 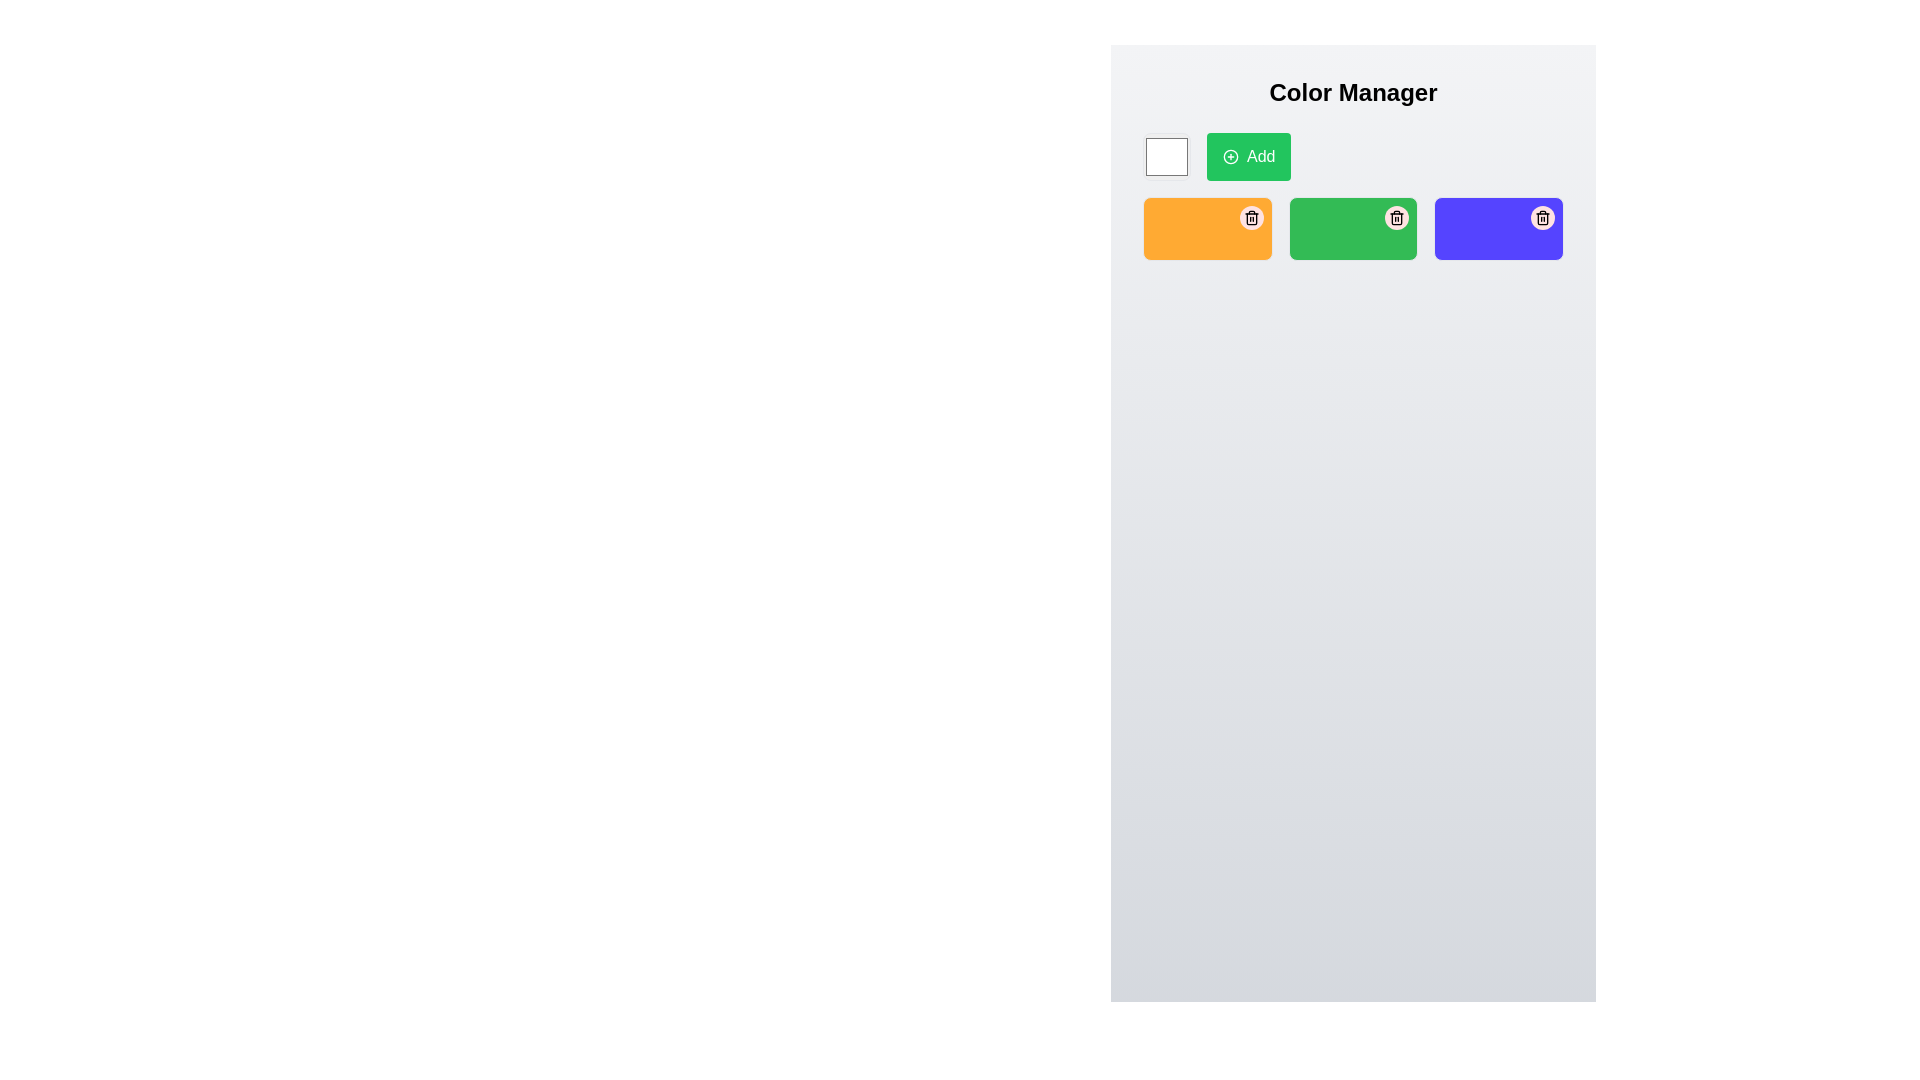 I want to click on the trash bin icon button located at the top-right corner of the blue rectangular button under the 'Color Manager' header to trigger a tooltip or visual feedback, so click(x=1541, y=218).